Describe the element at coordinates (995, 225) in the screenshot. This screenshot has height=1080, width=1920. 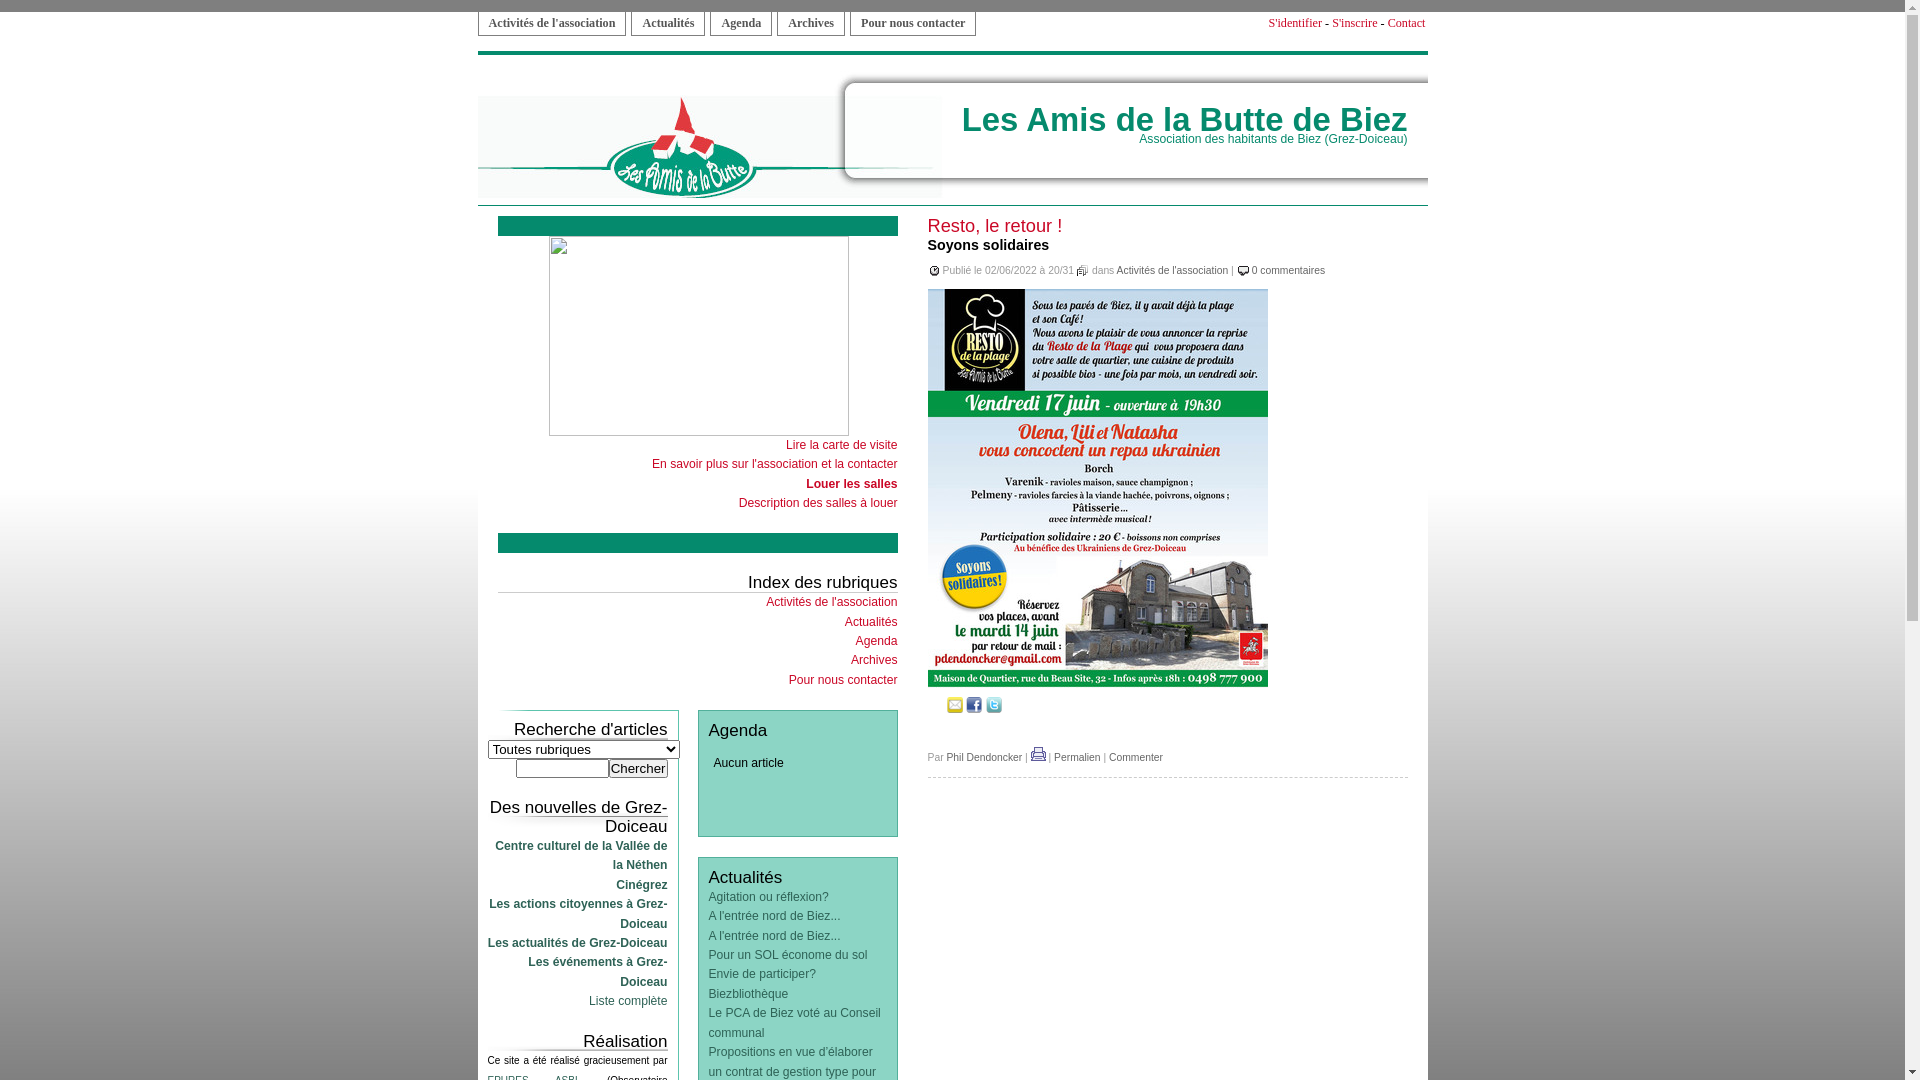
I see `'Resto, le retour !'` at that location.